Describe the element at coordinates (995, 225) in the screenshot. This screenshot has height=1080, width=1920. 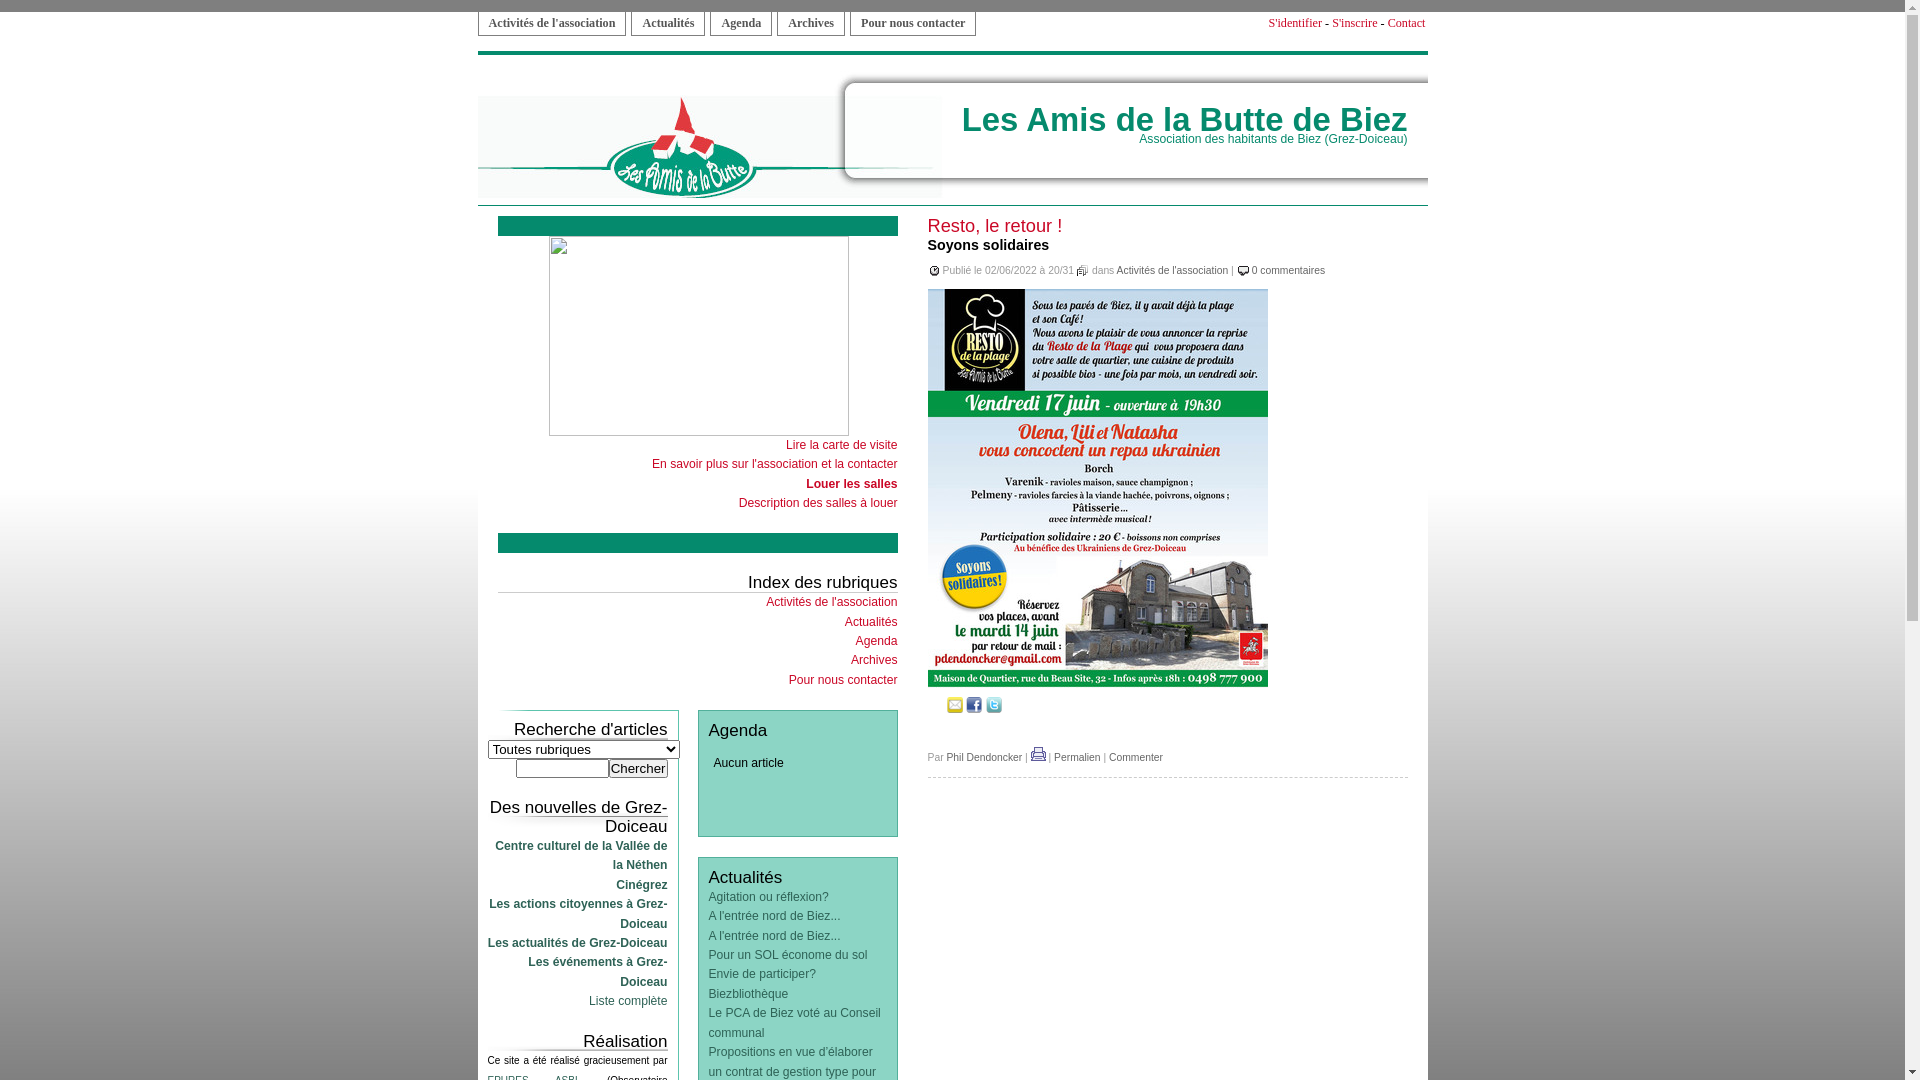
I see `'Resto, le retour !'` at that location.